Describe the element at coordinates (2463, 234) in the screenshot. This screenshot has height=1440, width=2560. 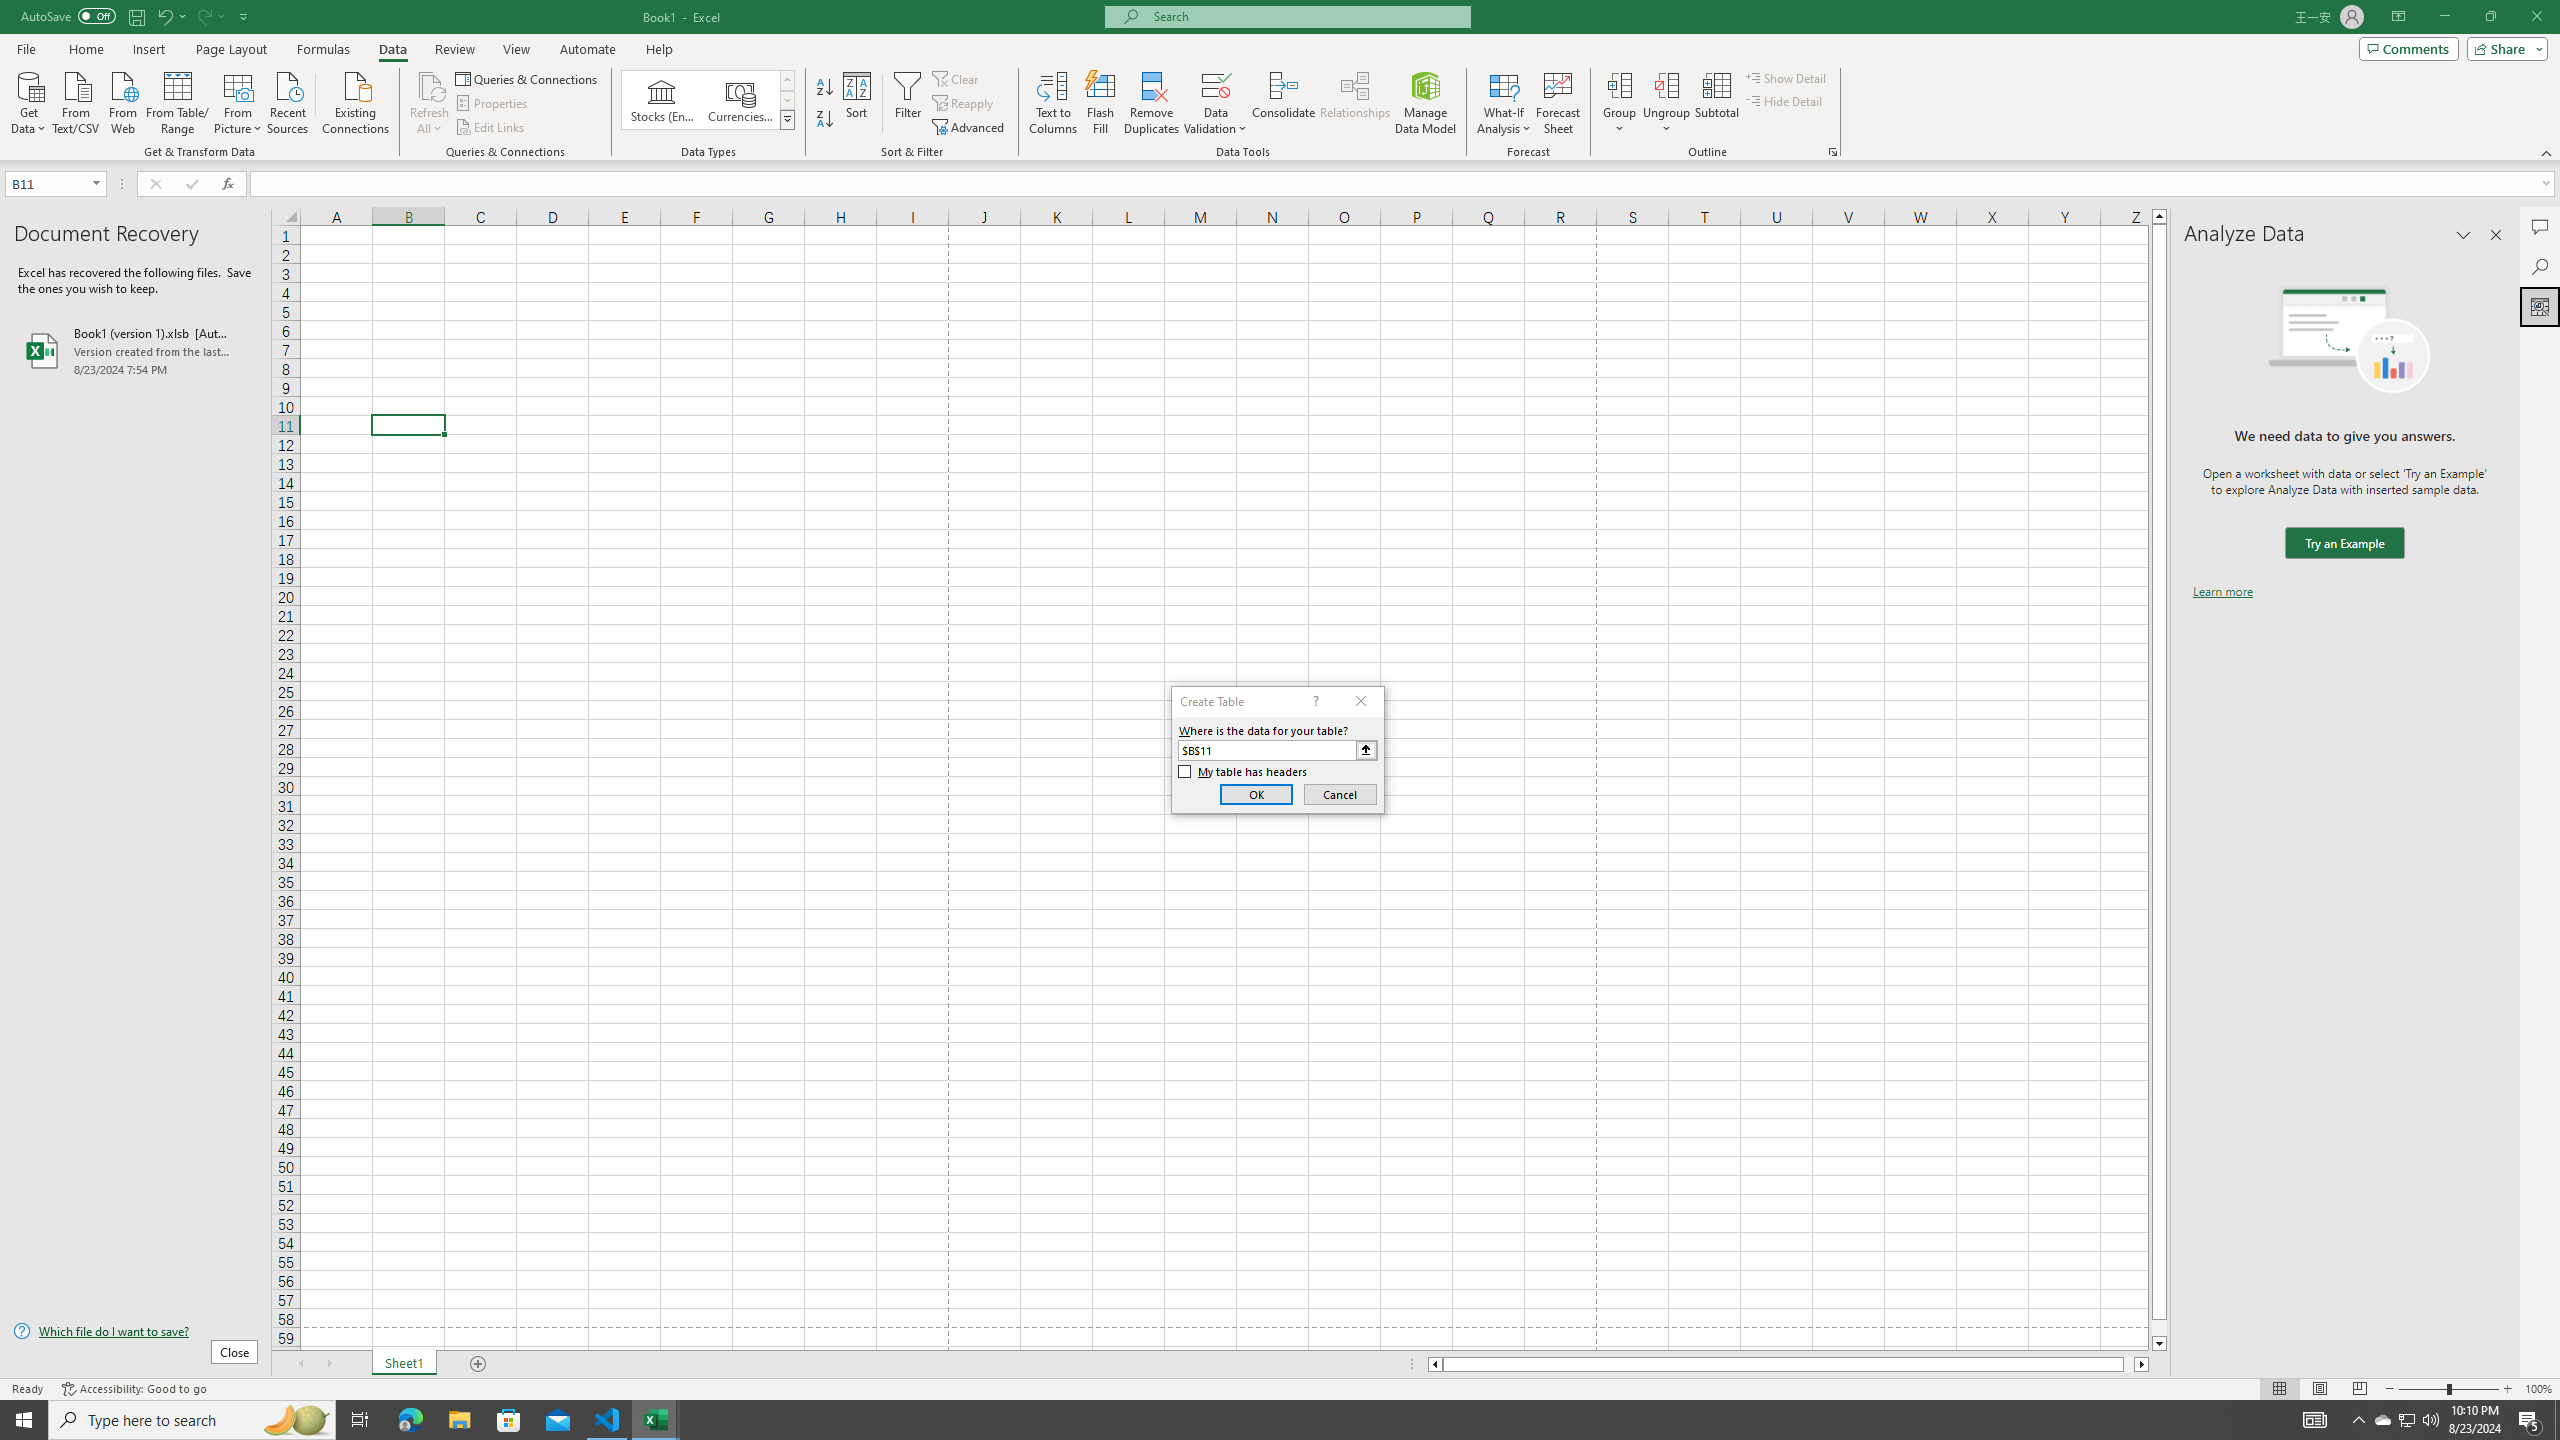
I see `'Task Pane Options'` at that location.